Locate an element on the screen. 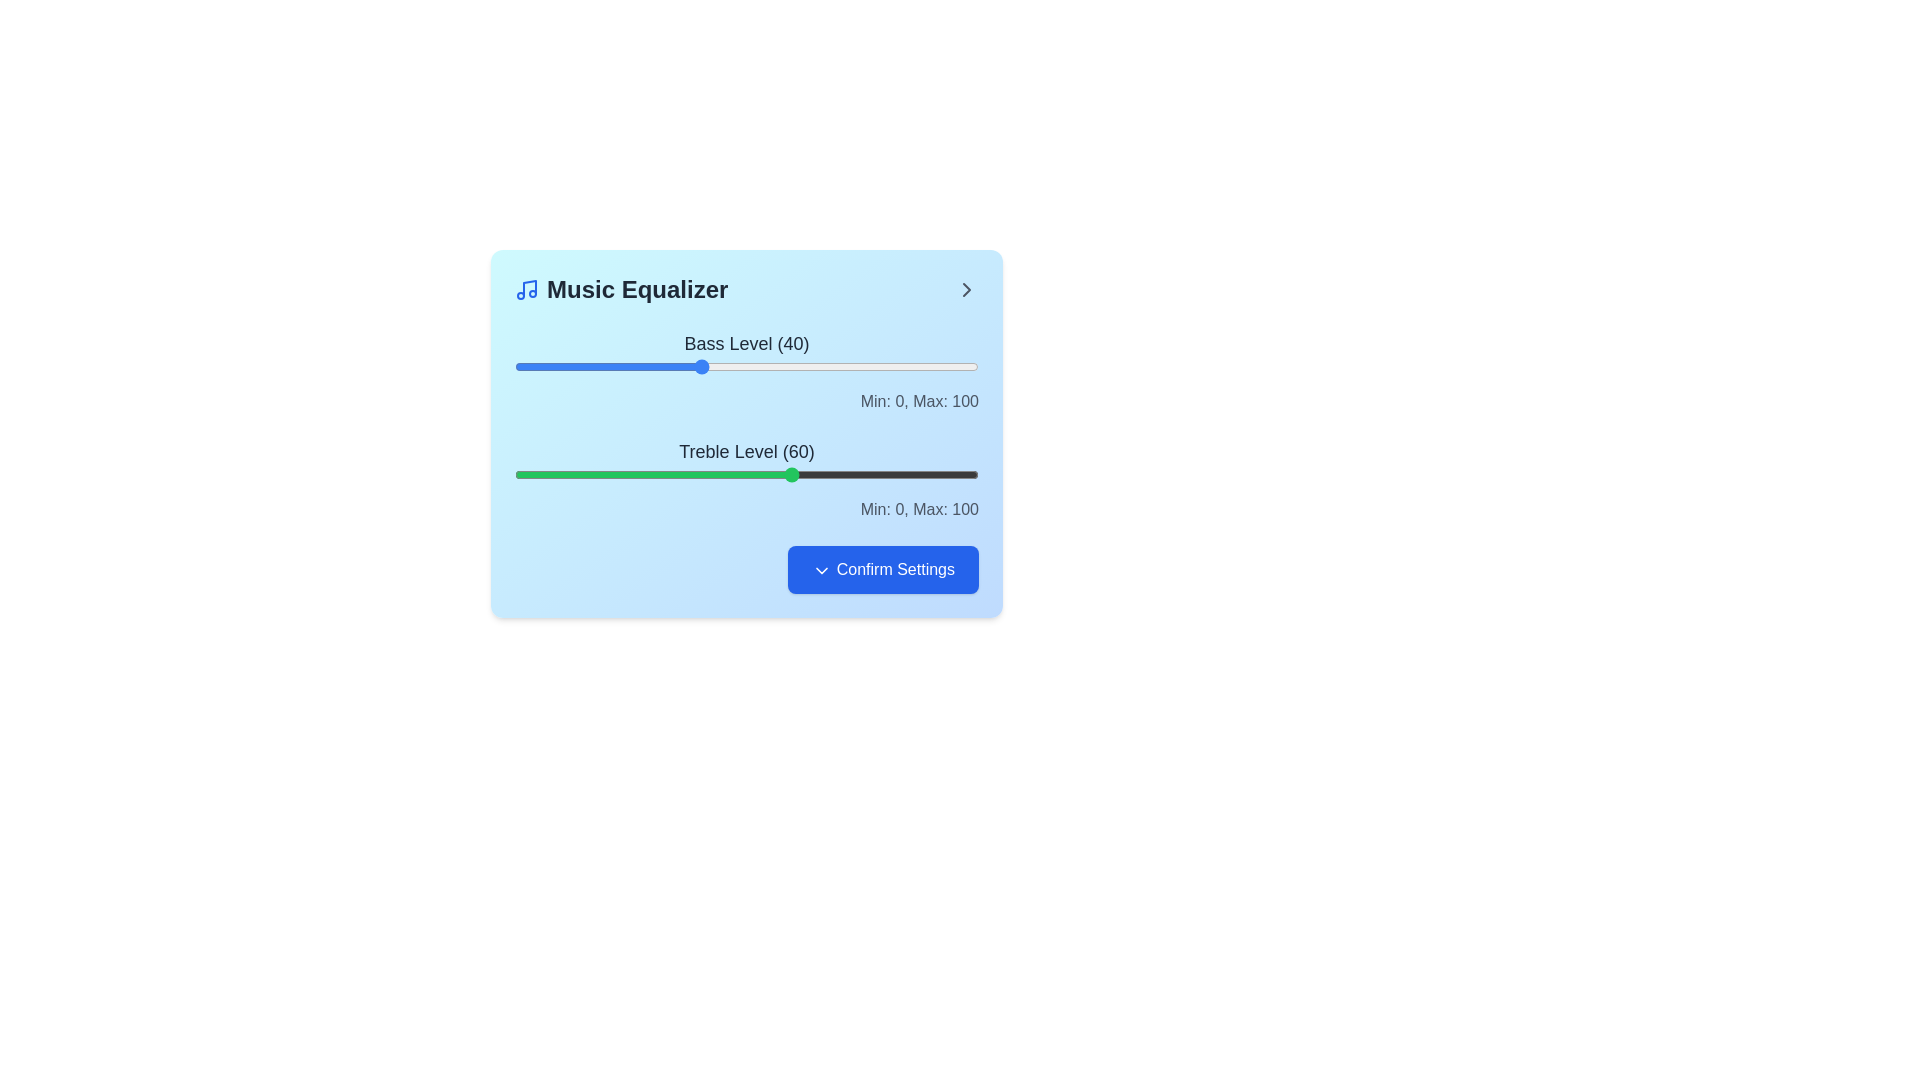  the blue handle of the Range input slider, which is below the 'Bass Level (40)' label is located at coordinates (746, 366).